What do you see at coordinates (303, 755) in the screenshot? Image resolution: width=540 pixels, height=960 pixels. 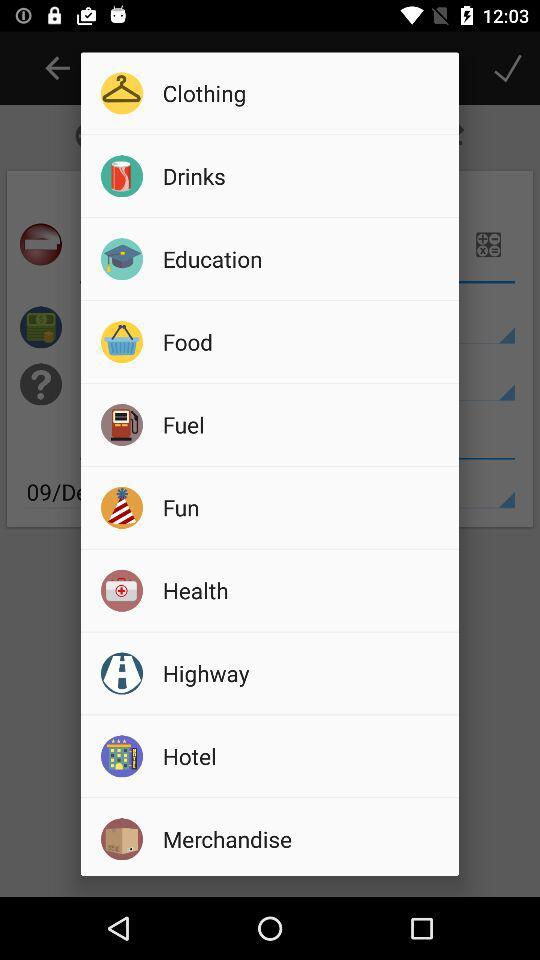 I see `hotel` at bounding box center [303, 755].